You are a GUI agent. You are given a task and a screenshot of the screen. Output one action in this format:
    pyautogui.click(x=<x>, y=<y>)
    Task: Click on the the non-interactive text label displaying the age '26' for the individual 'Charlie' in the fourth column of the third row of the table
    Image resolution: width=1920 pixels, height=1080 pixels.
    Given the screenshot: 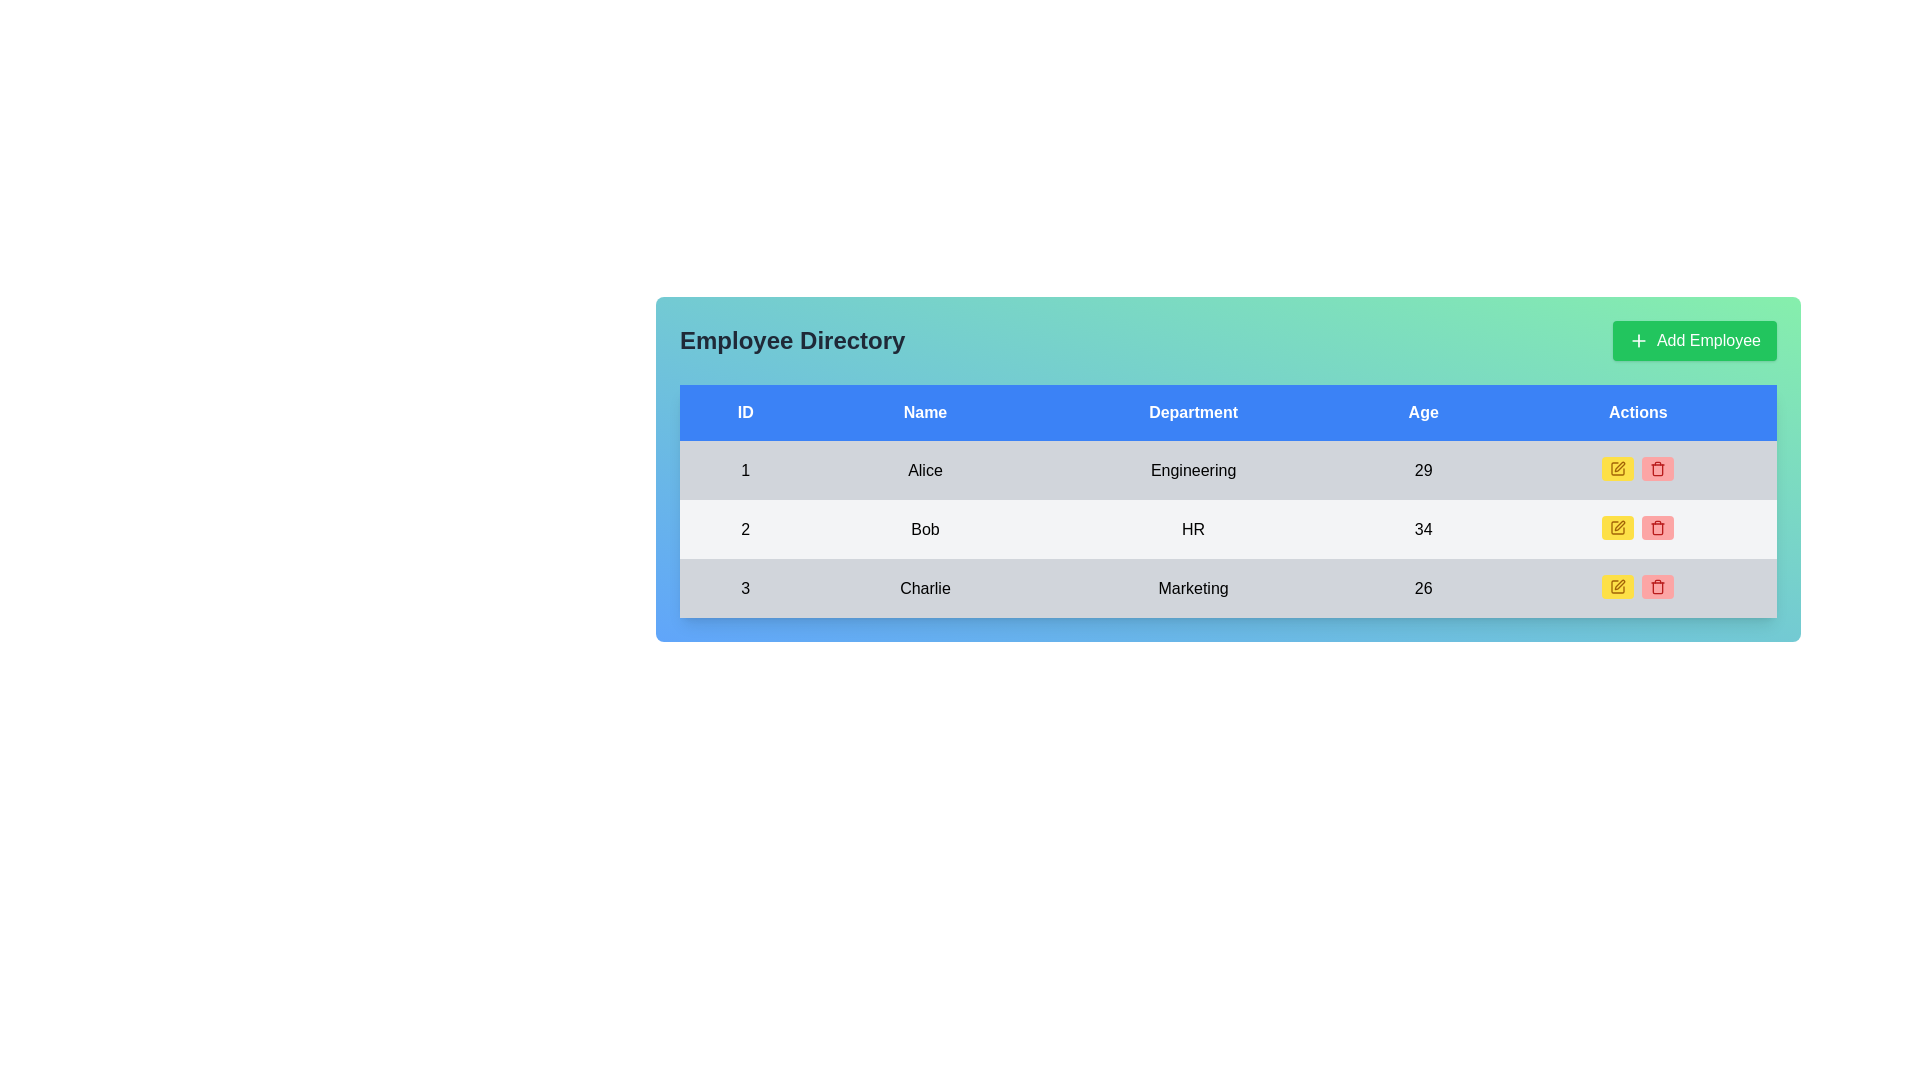 What is the action you would take?
    pyautogui.click(x=1422, y=587)
    